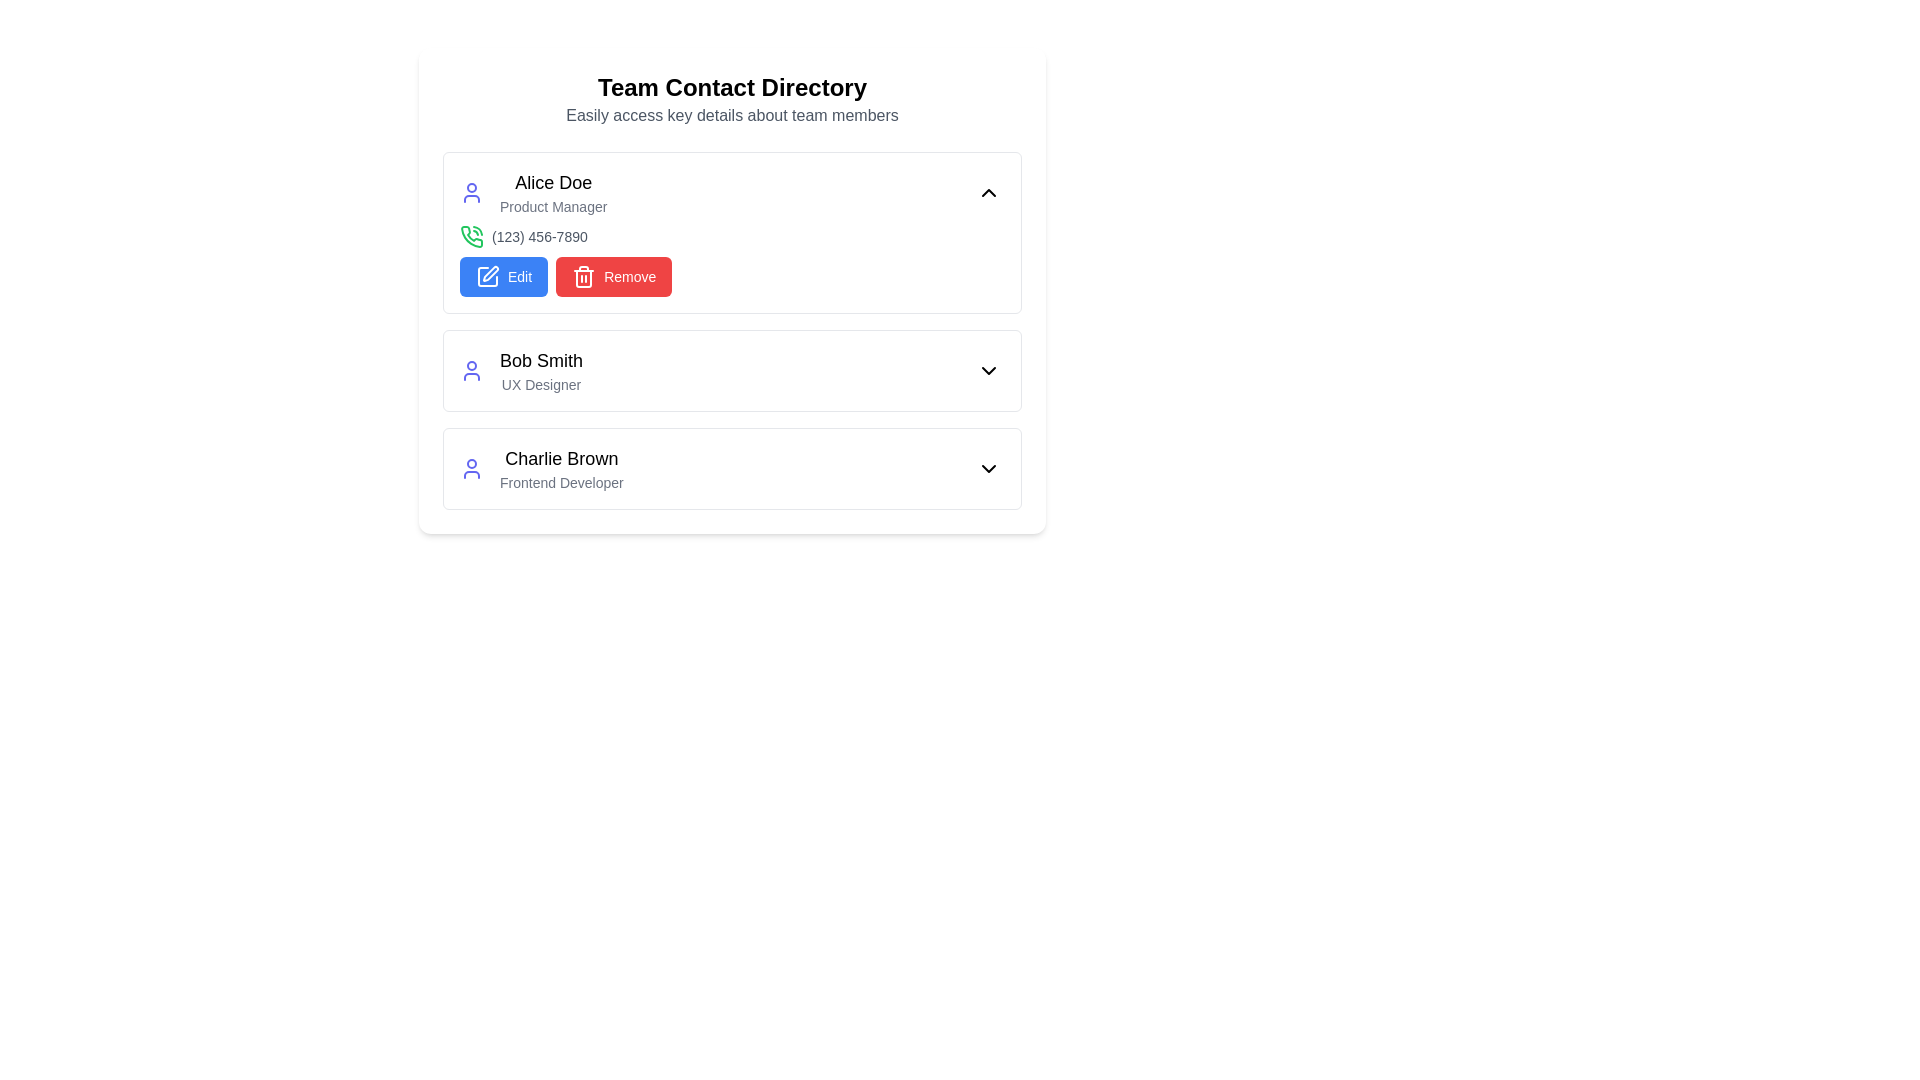 Image resolution: width=1920 pixels, height=1080 pixels. Describe the element at coordinates (470, 469) in the screenshot. I see `the user-related icon adjacent to the left of the text 'Charlie Brown' and above 'Frontend Developer'` at that location.